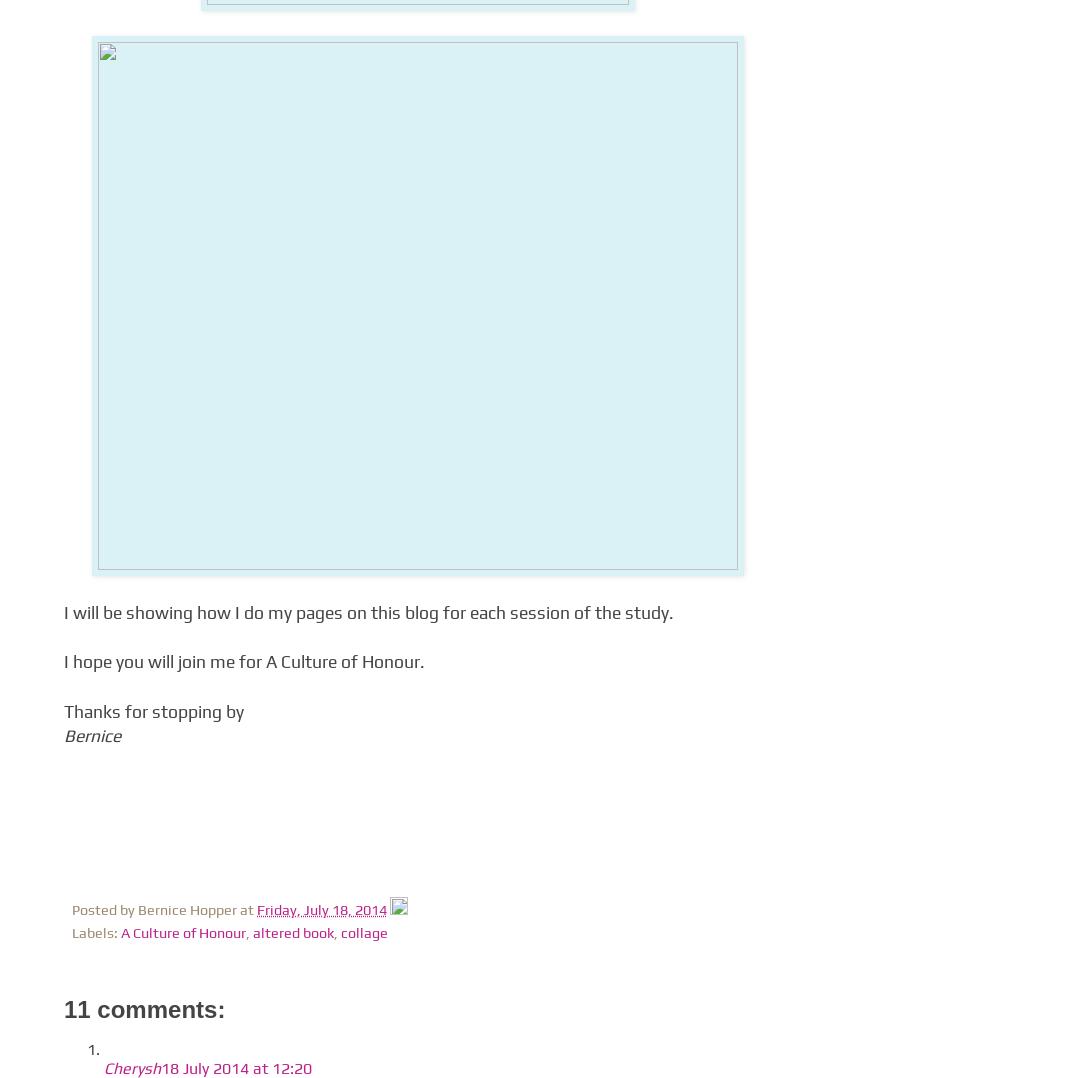 This screenshot has width=1067, height=1078. What do you see at coordinates (95, 932) in the screenshot?
I see `'Labels:'` at bounding box center [95, 932].